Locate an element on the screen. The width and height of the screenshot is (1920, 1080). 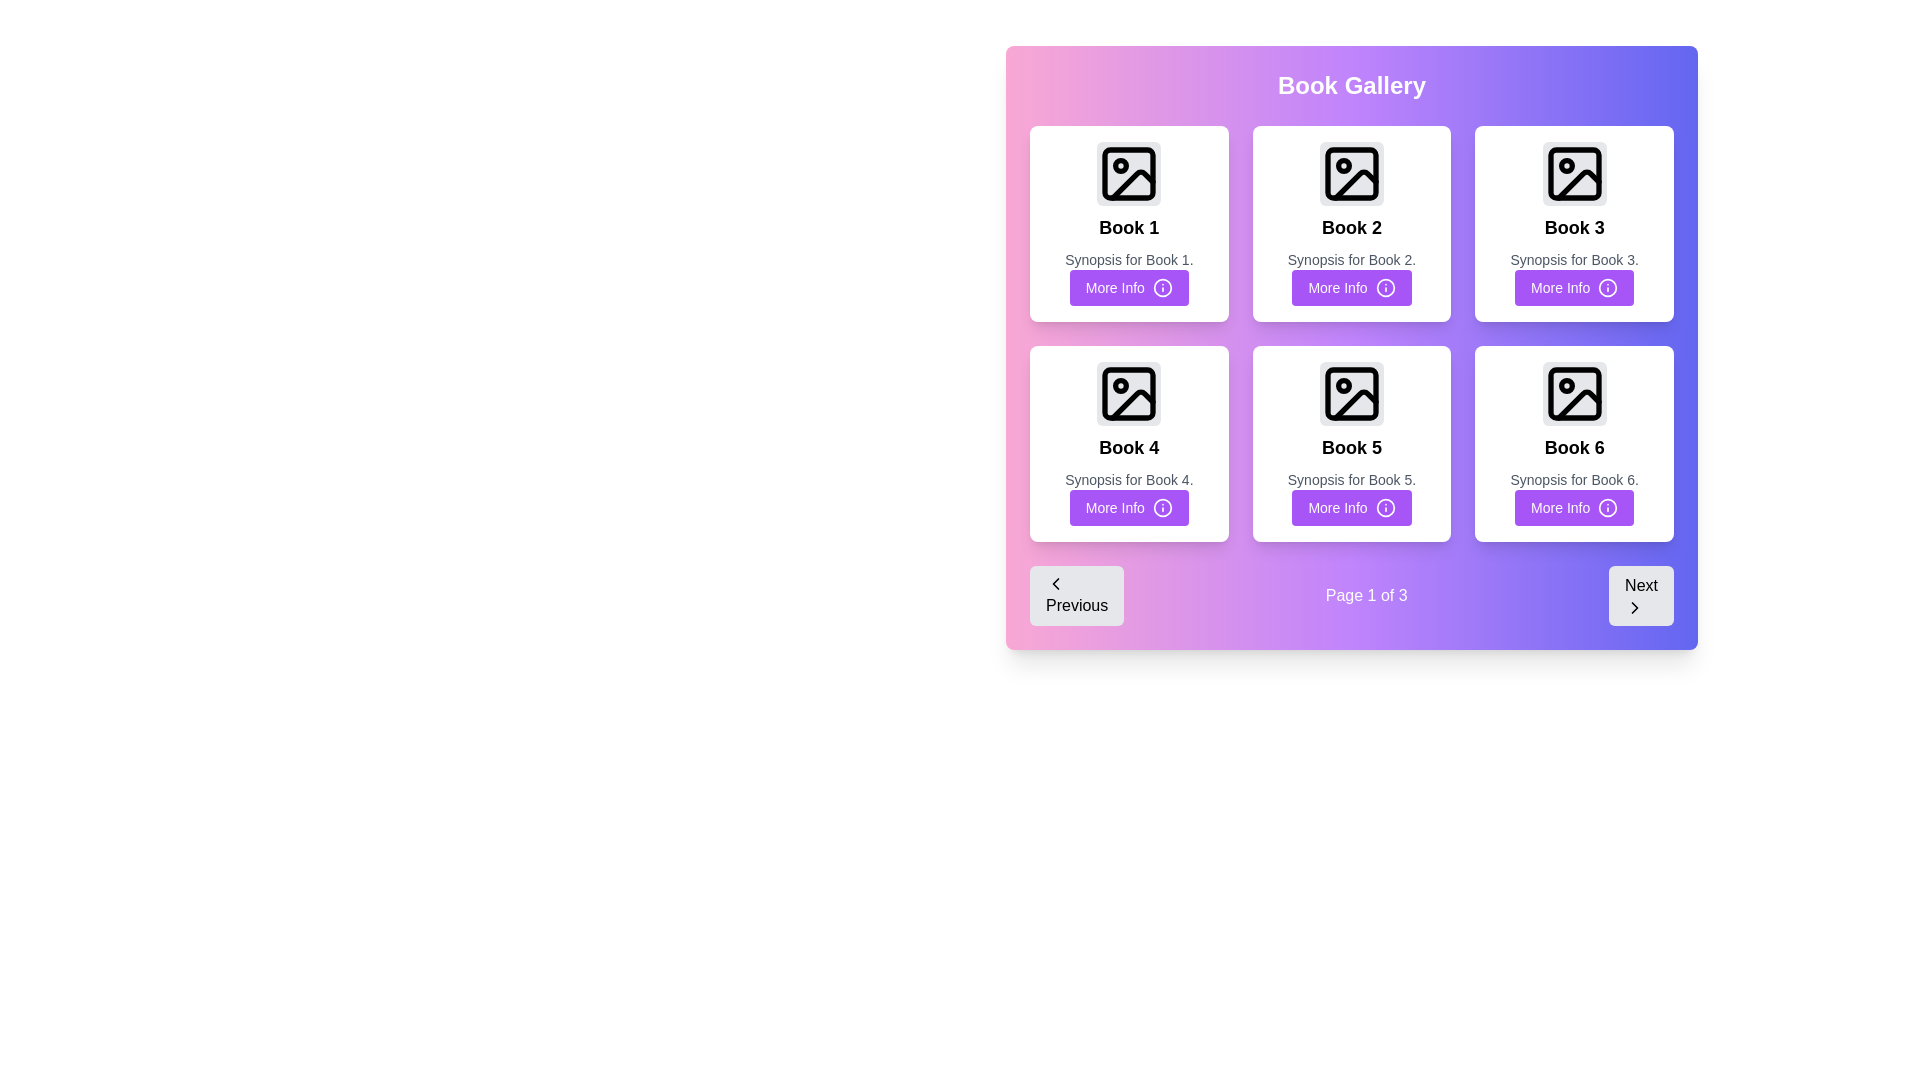
the button located below the synopsis text of 'Book 2' in the middle card of the top row within the 'Book Gallery' section is located at coordinates (1352, 288).